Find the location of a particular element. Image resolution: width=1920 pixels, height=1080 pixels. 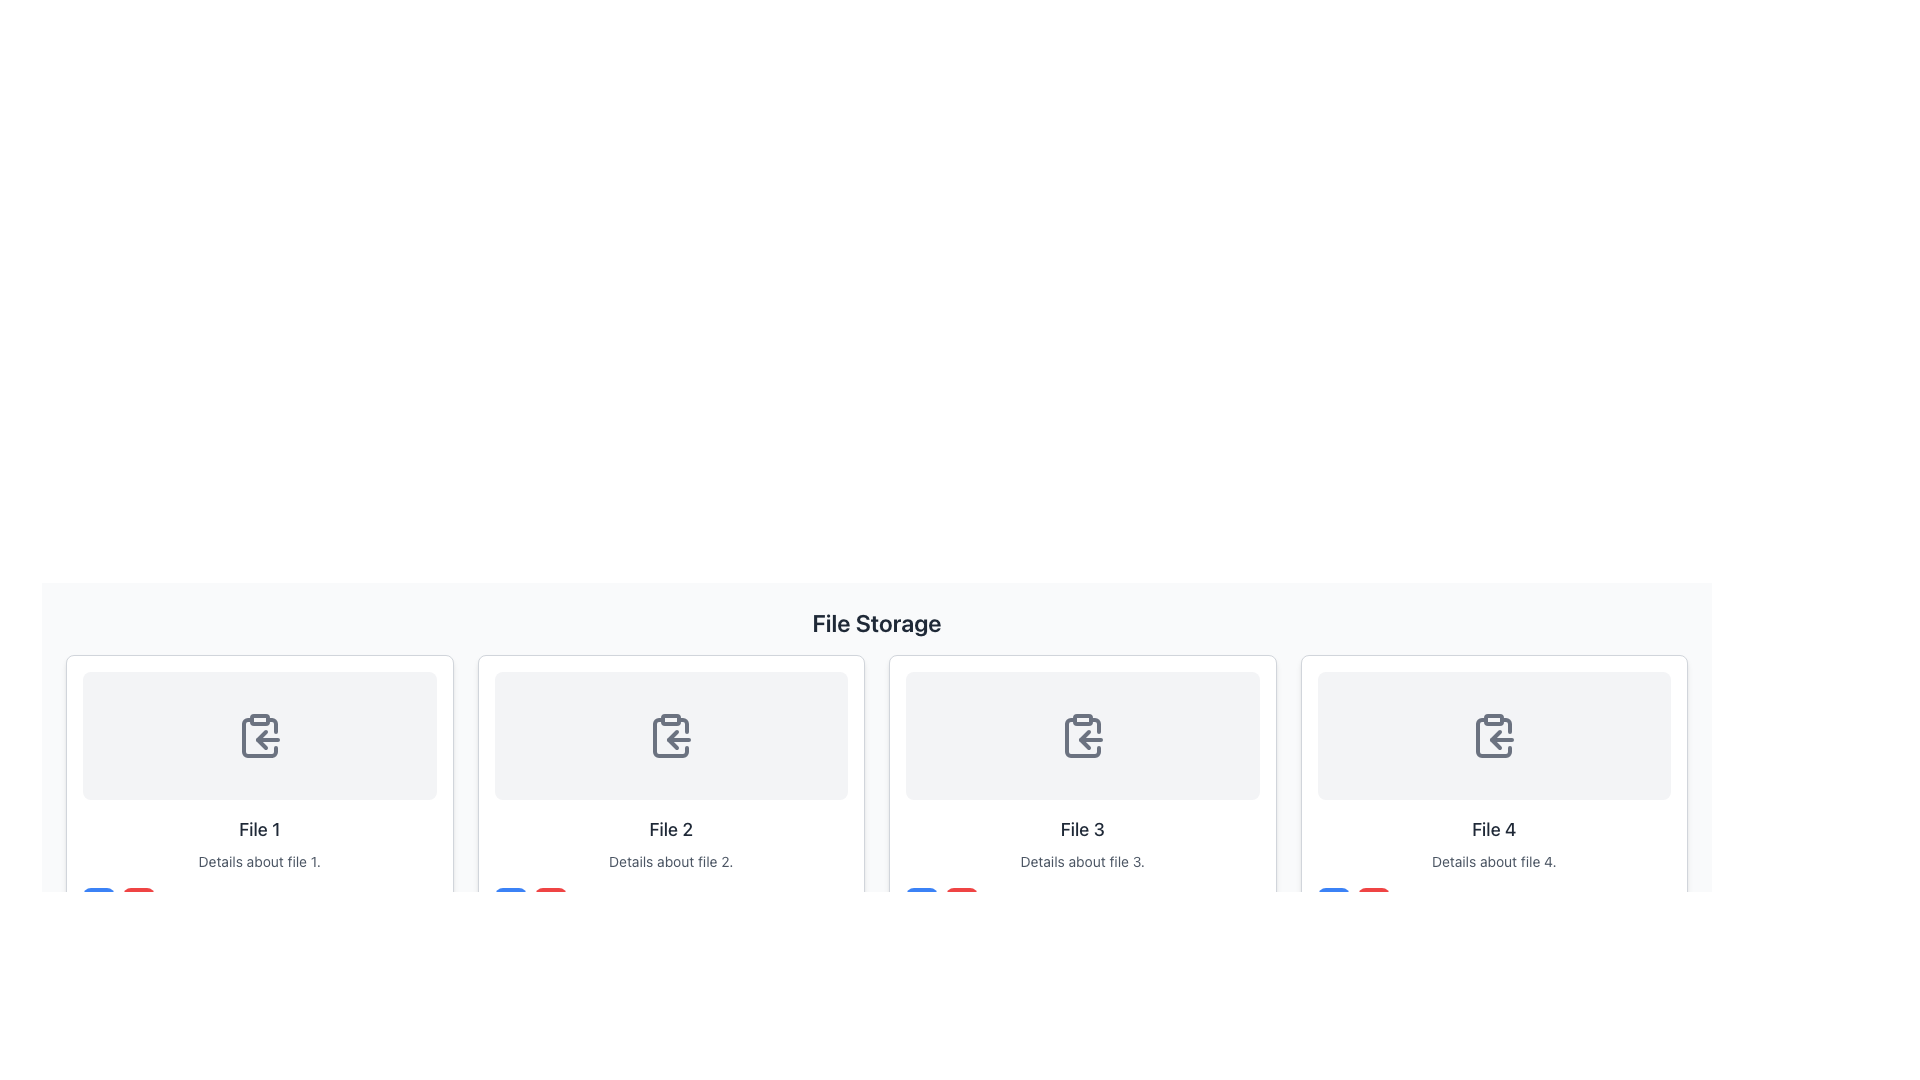

the visual representation of the downward-pointing arrow graphic icon located below the clipboard in the 'File 2' grid item is located at coordinates (673, 1044).